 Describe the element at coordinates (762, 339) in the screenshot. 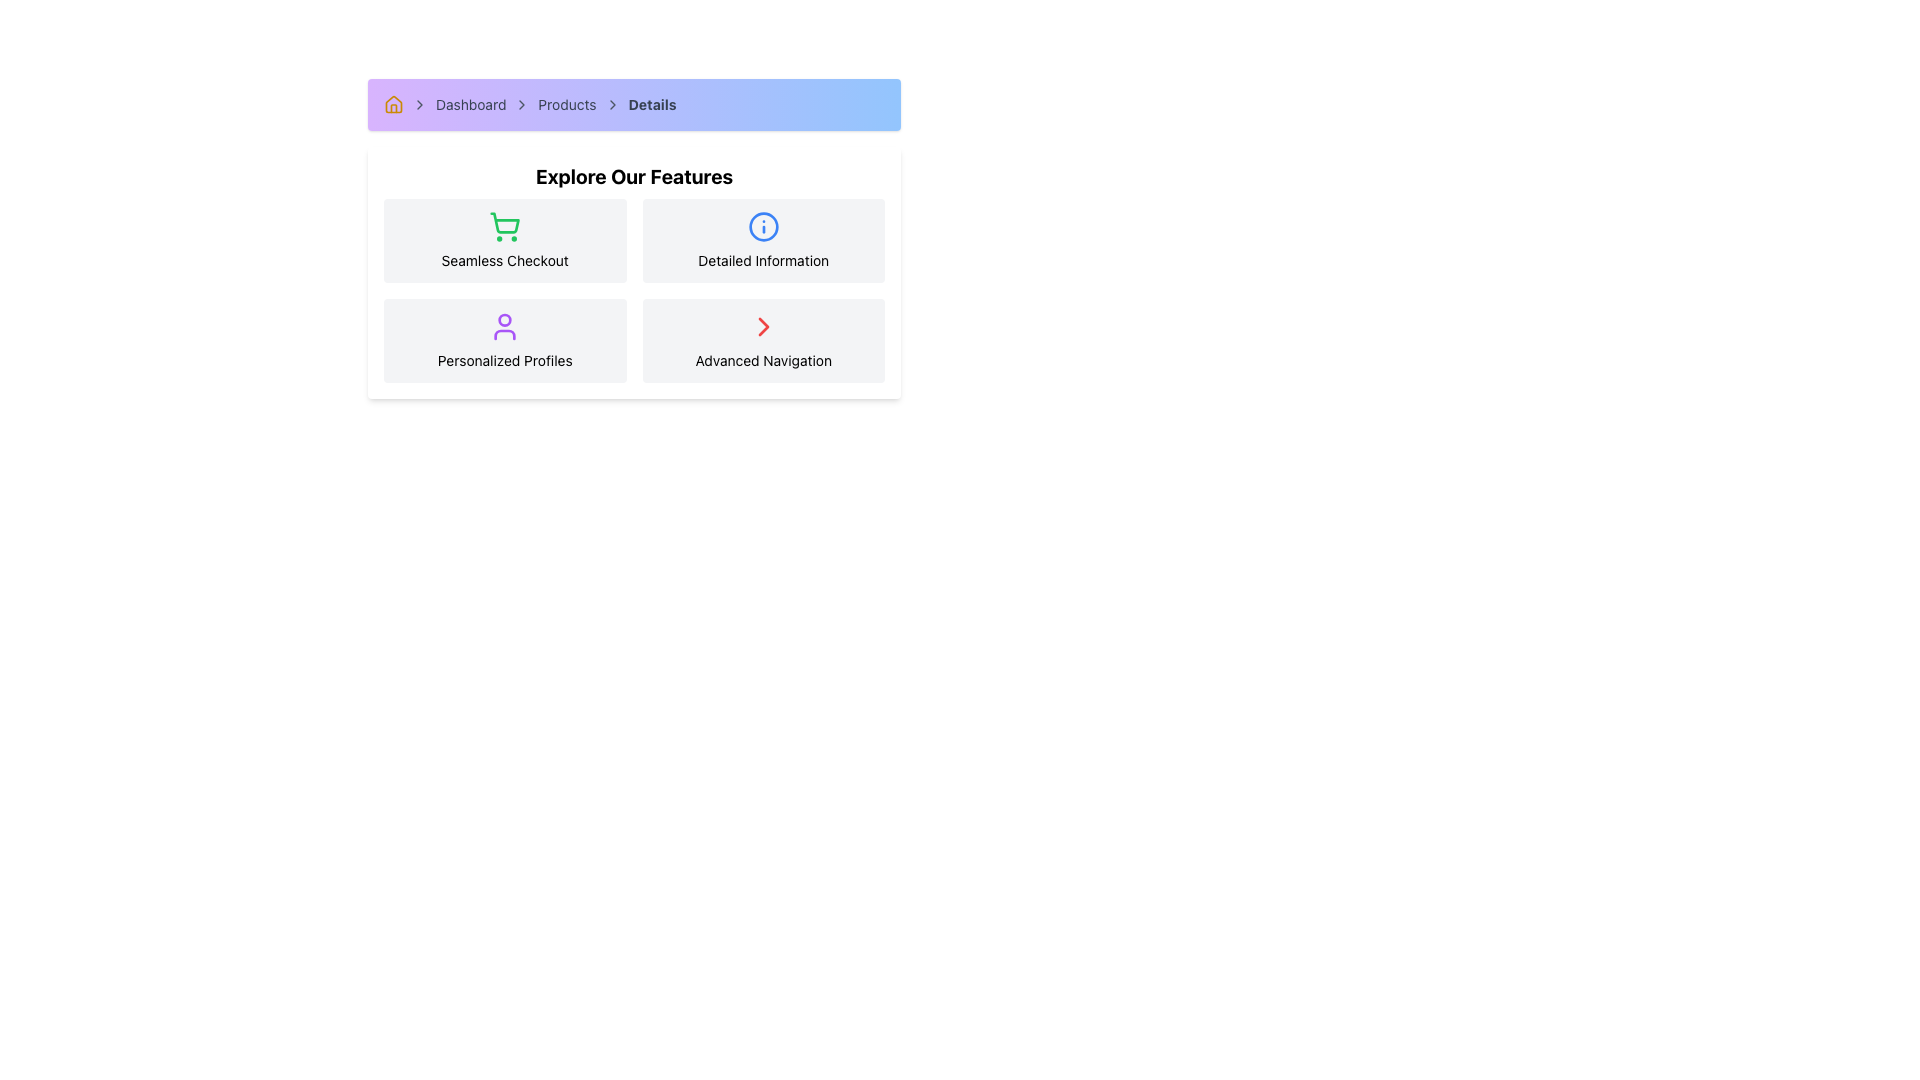

I see `the 'Advanced Navigation' section located in the bottom-right of the 'Explore Our Features' panel` at that location.